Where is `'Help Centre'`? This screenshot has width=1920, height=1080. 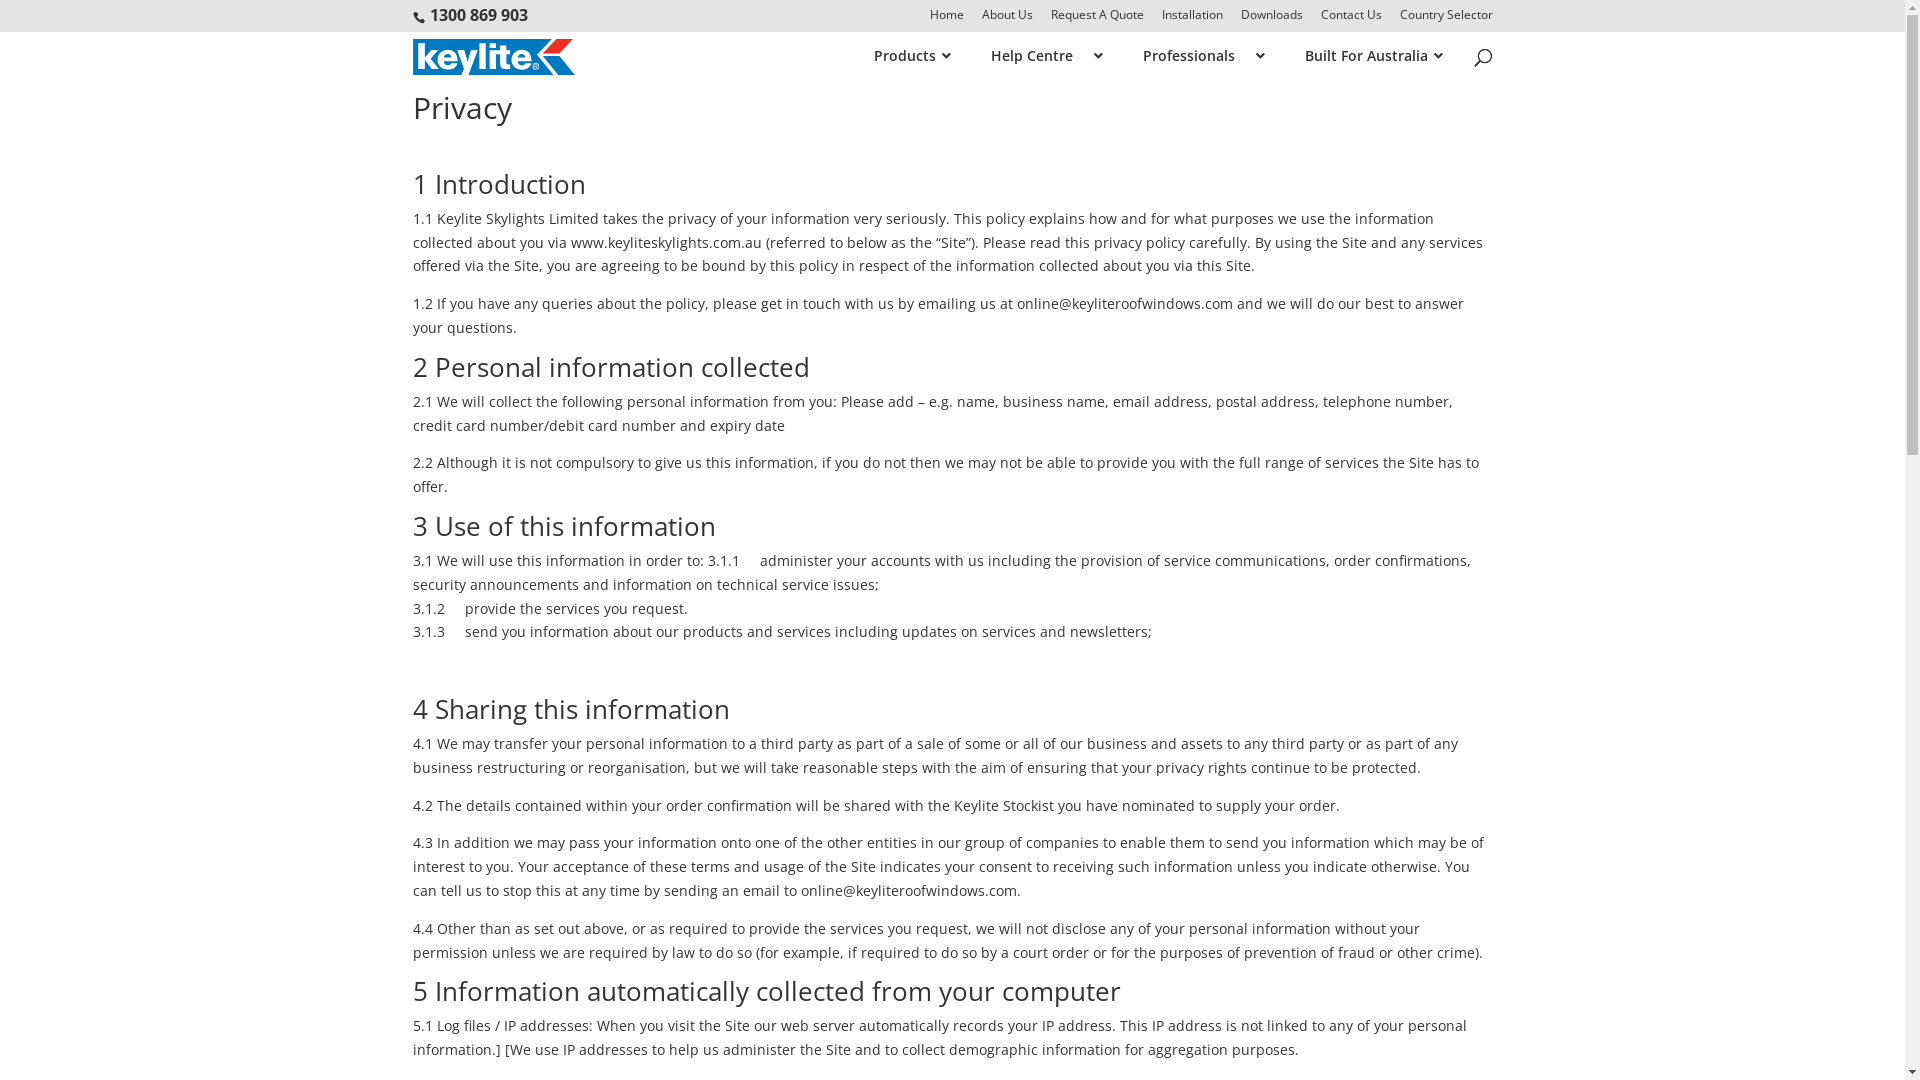 'Help Centre' is located at coordinates (1036, 55).